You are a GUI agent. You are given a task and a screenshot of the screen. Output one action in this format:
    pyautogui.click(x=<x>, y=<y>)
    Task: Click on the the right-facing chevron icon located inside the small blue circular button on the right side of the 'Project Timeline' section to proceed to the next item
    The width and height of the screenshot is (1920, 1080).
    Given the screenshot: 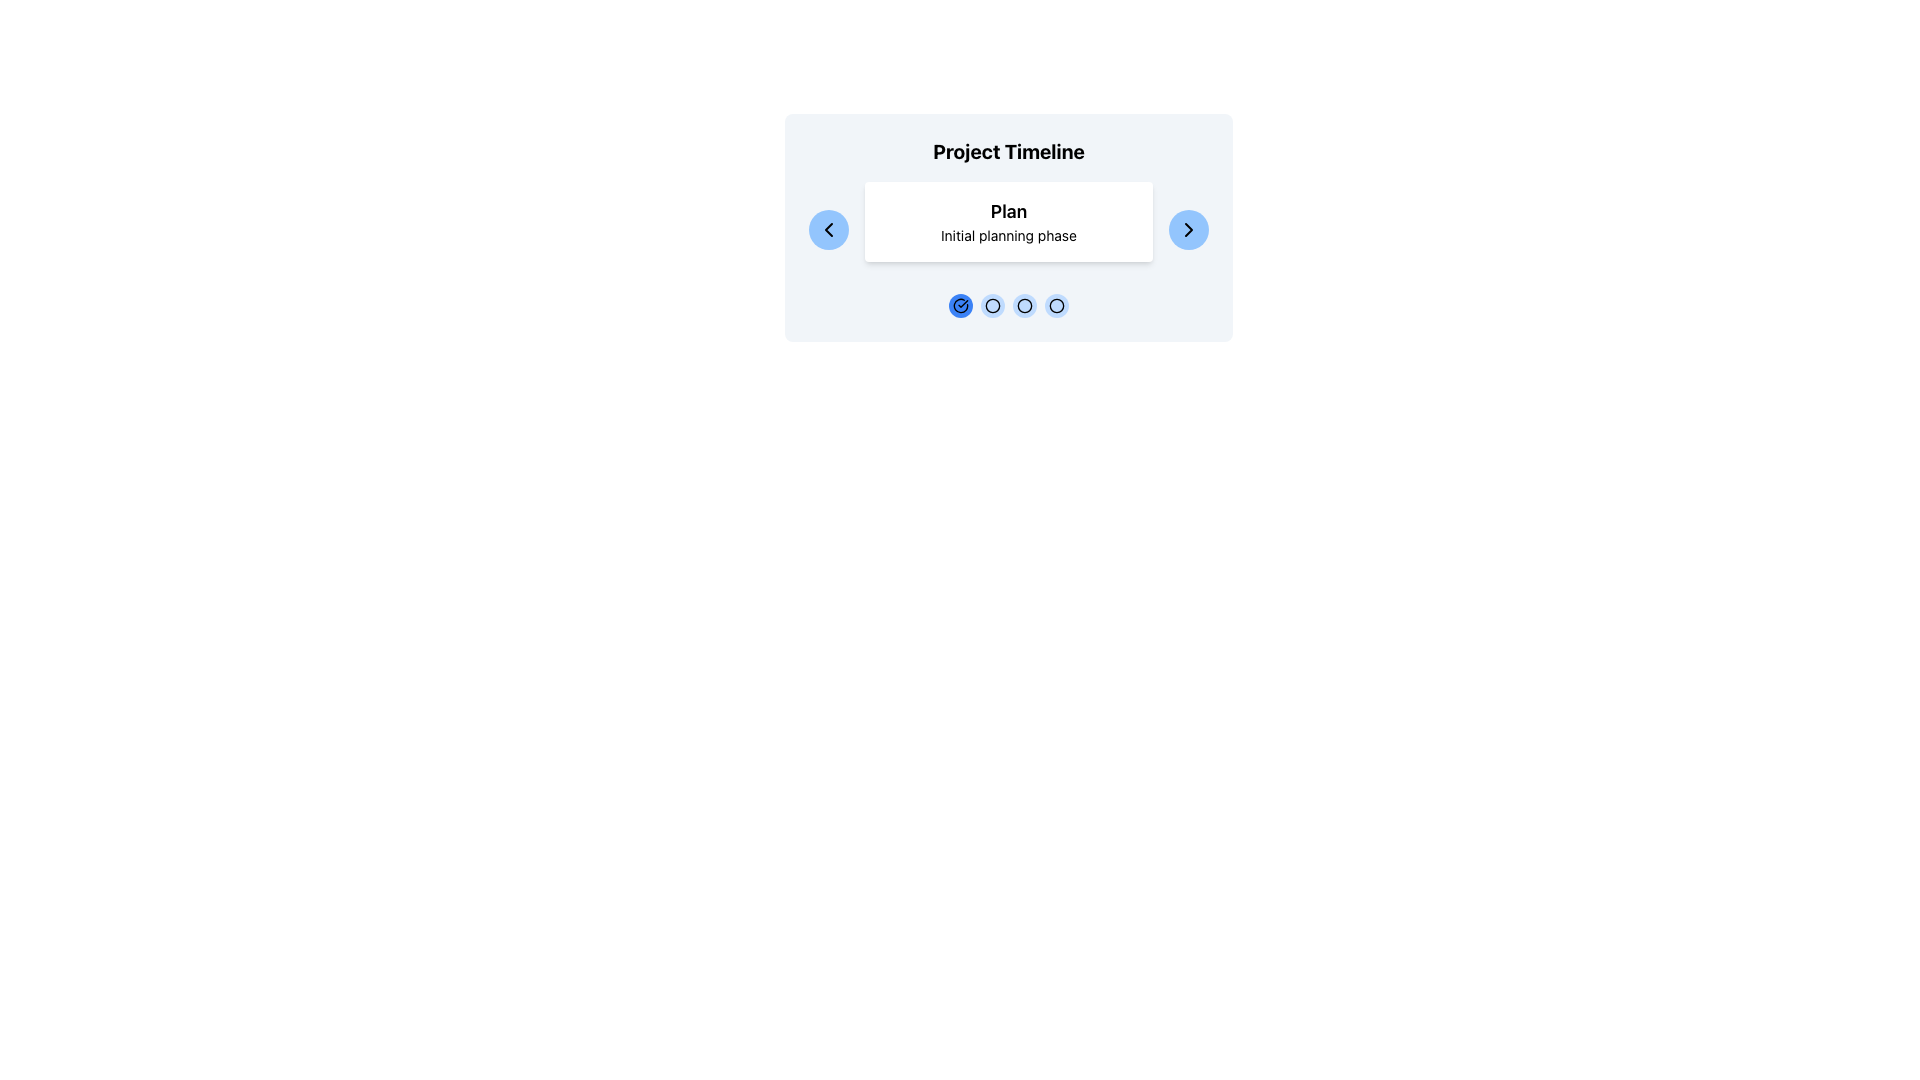 What is the action you would take?
    pyautogui.click(x=1189, y=229)
    